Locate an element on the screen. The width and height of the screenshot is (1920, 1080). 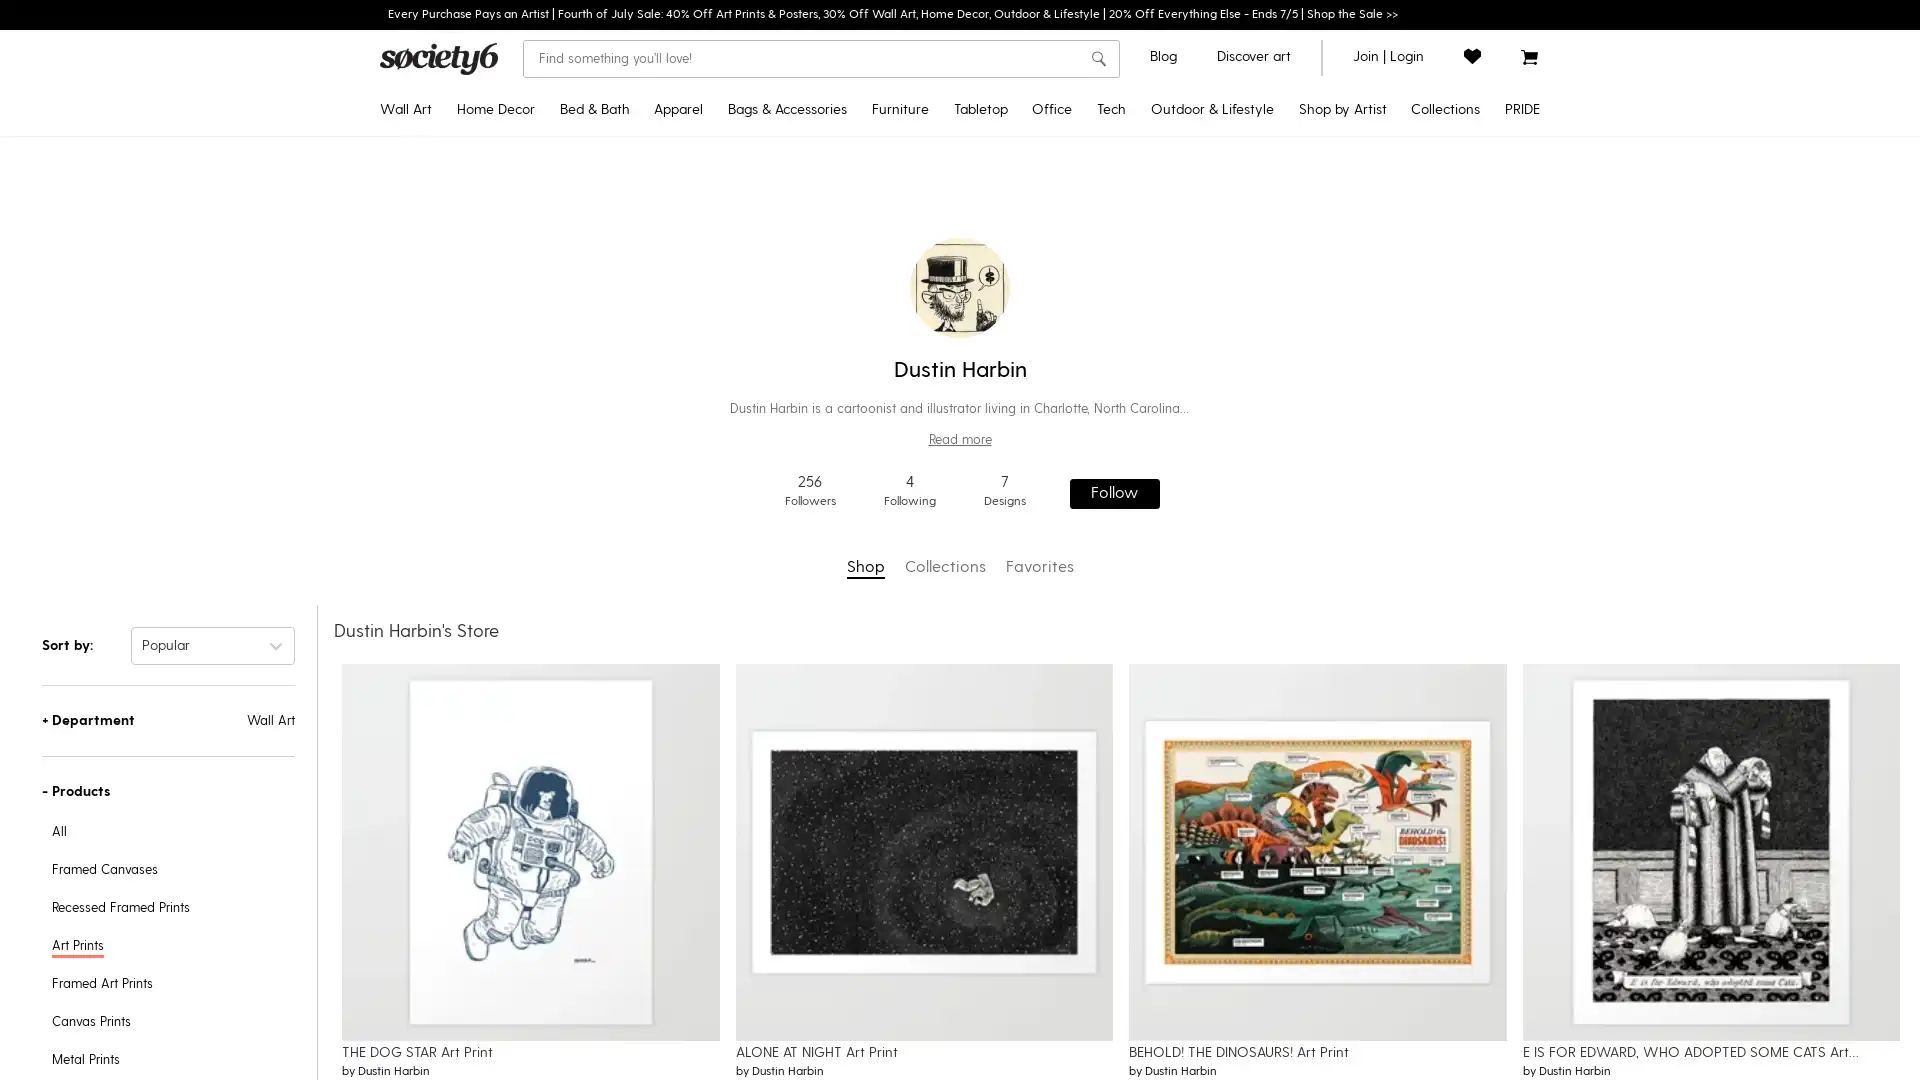
Curator's Picks is located at coordinates (1288, 482).